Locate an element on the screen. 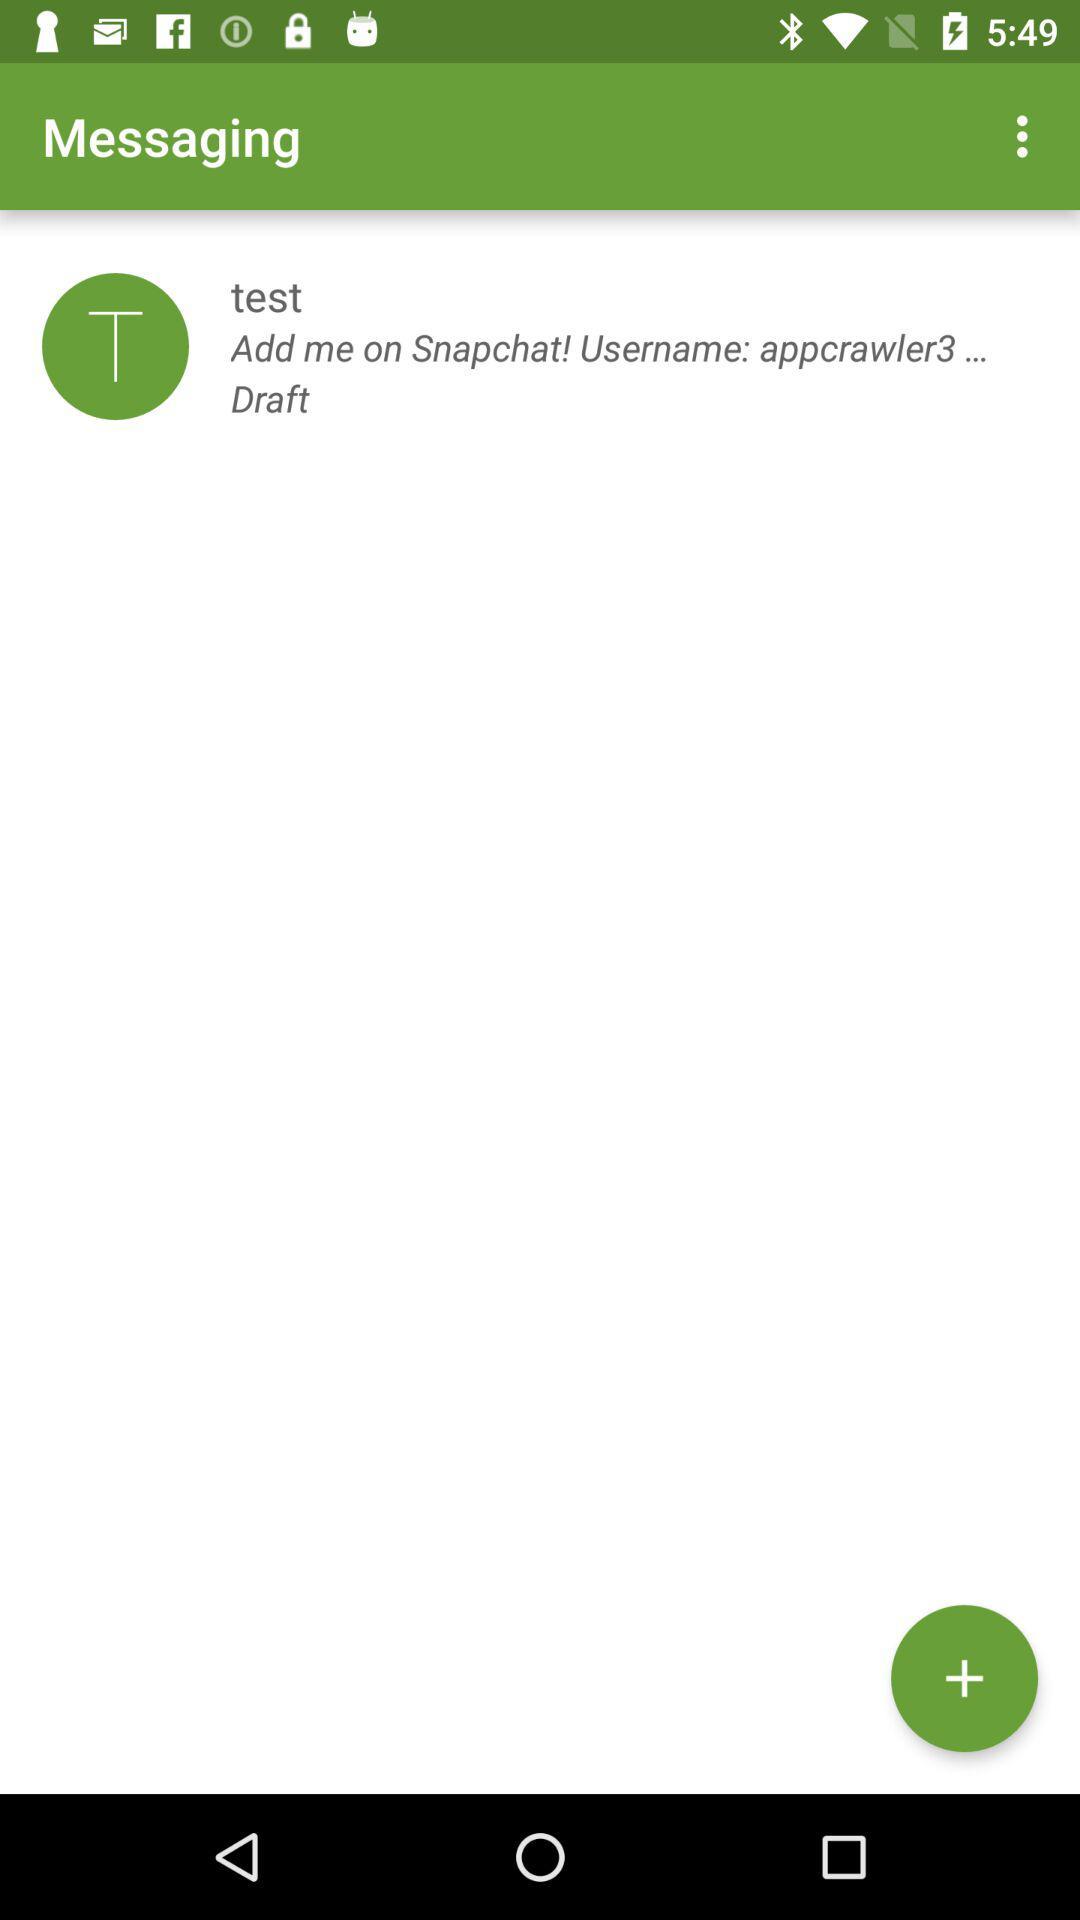 This screenshot has width=1080, height=1920. the item to the left of test is located at coordinates (115, 346).